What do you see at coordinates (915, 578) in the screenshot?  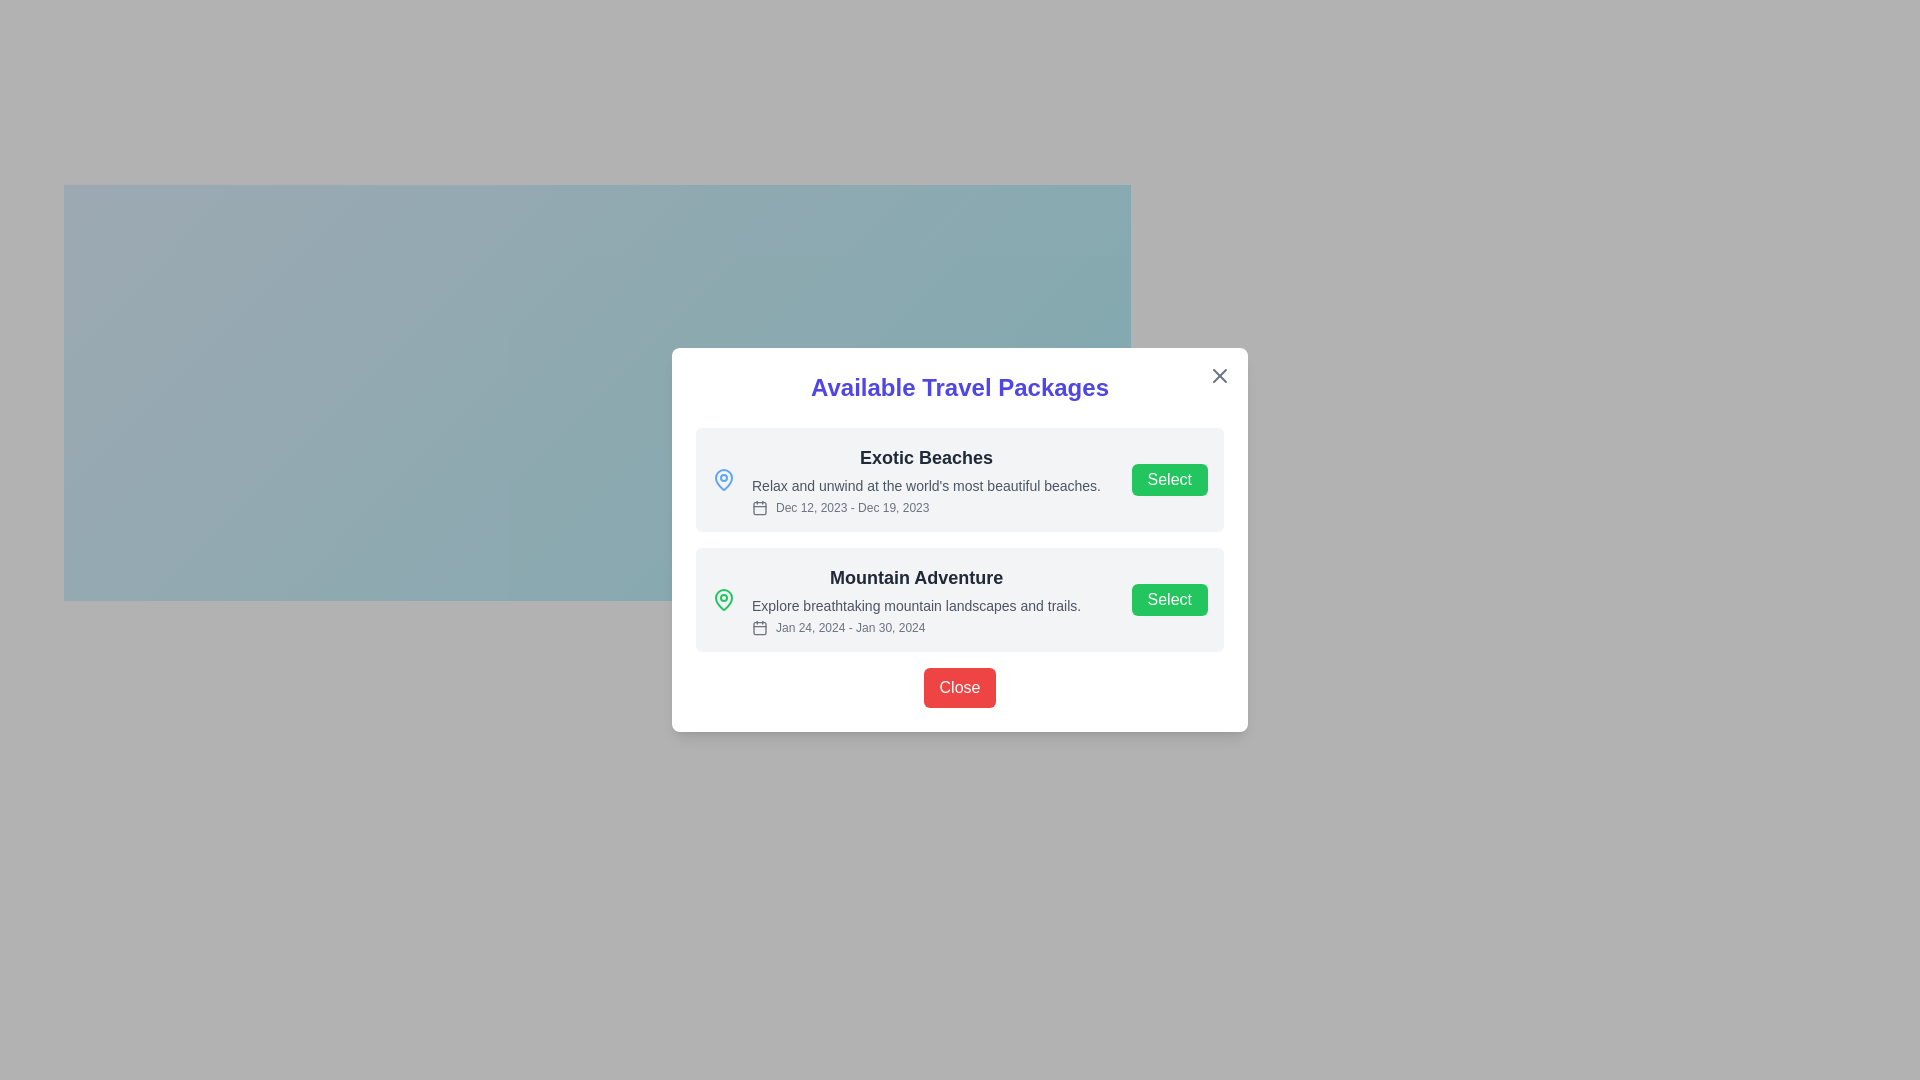 I see `the text element 'Mountain Adventure', which is displayed in a larger and bold font style, located in the middle section of the dialog box titled 'Available Travel Packages'` at bounding box center [915, 578].